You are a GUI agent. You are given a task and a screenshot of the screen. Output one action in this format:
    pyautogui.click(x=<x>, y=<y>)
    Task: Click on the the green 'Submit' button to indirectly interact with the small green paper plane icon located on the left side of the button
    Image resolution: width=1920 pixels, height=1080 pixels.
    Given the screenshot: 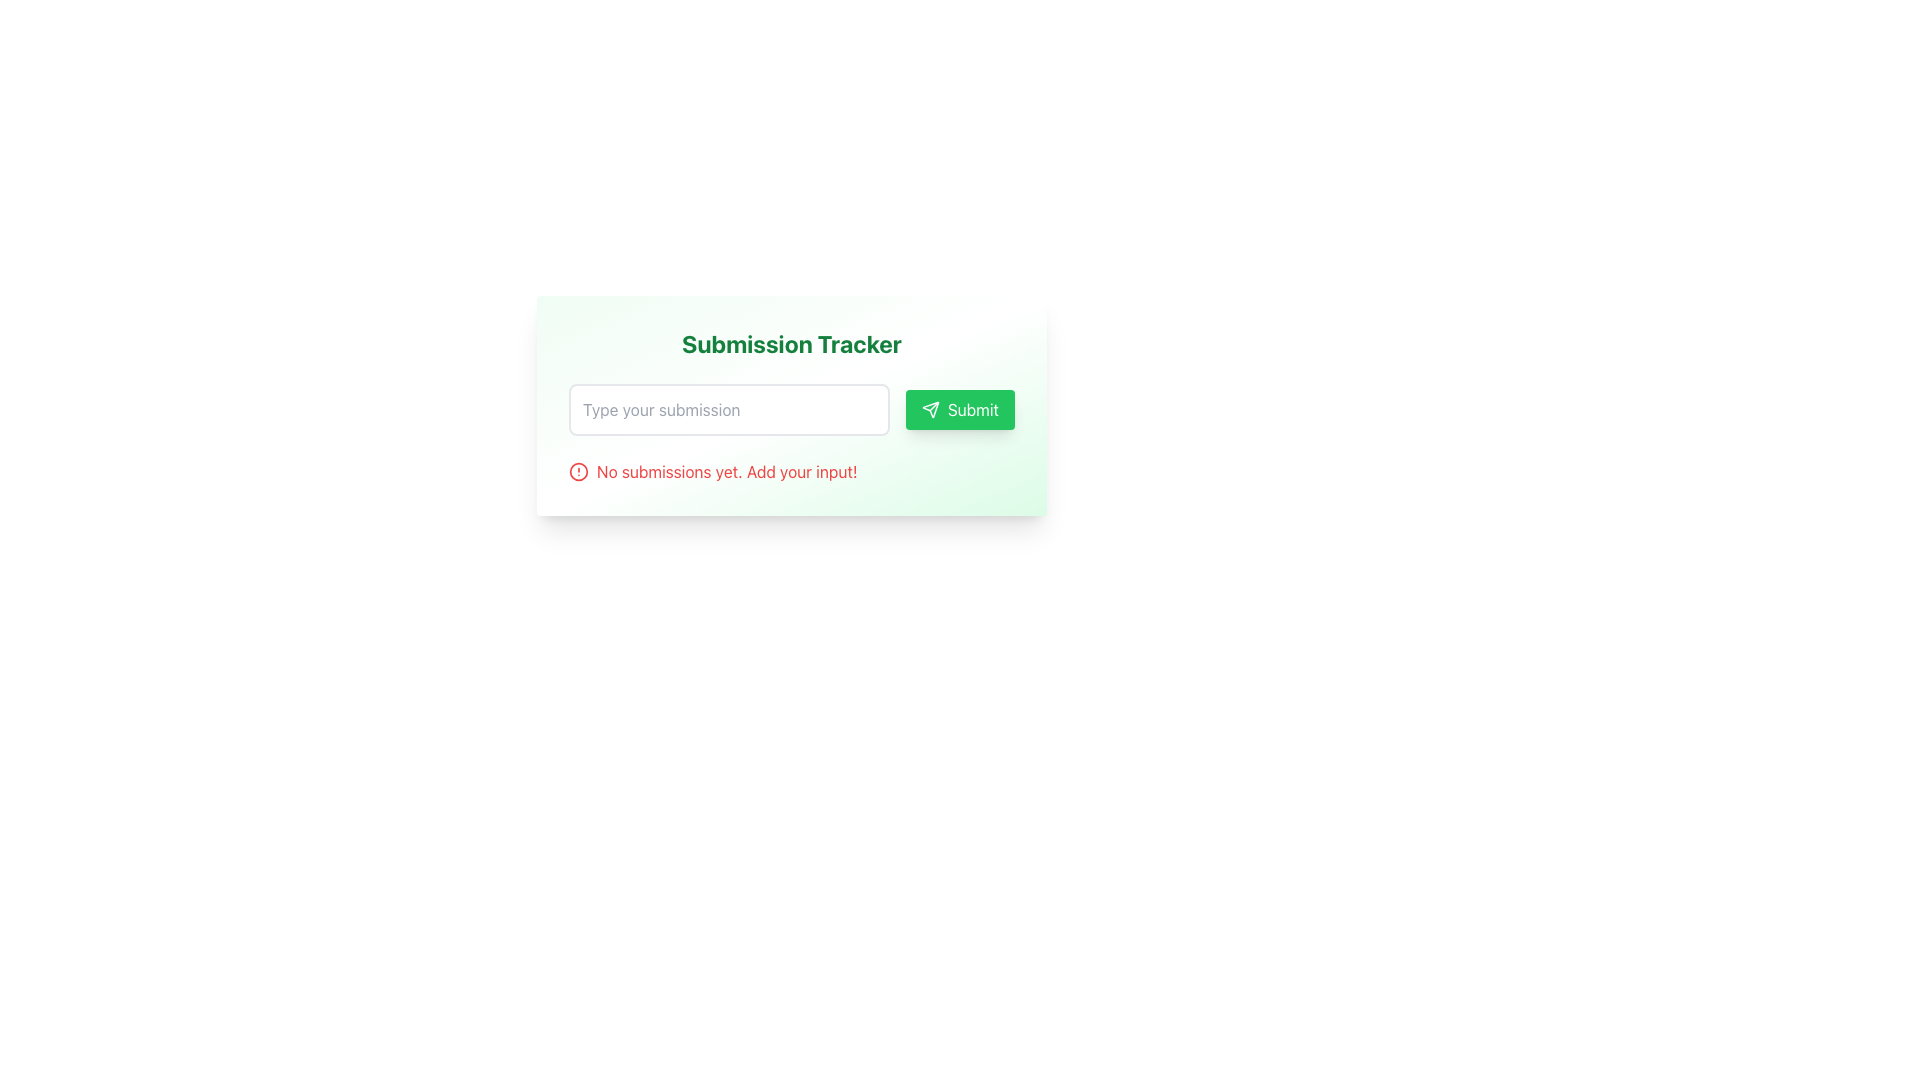 What is the action you would take?
    pyautogui.click(x=929, y=408)
    